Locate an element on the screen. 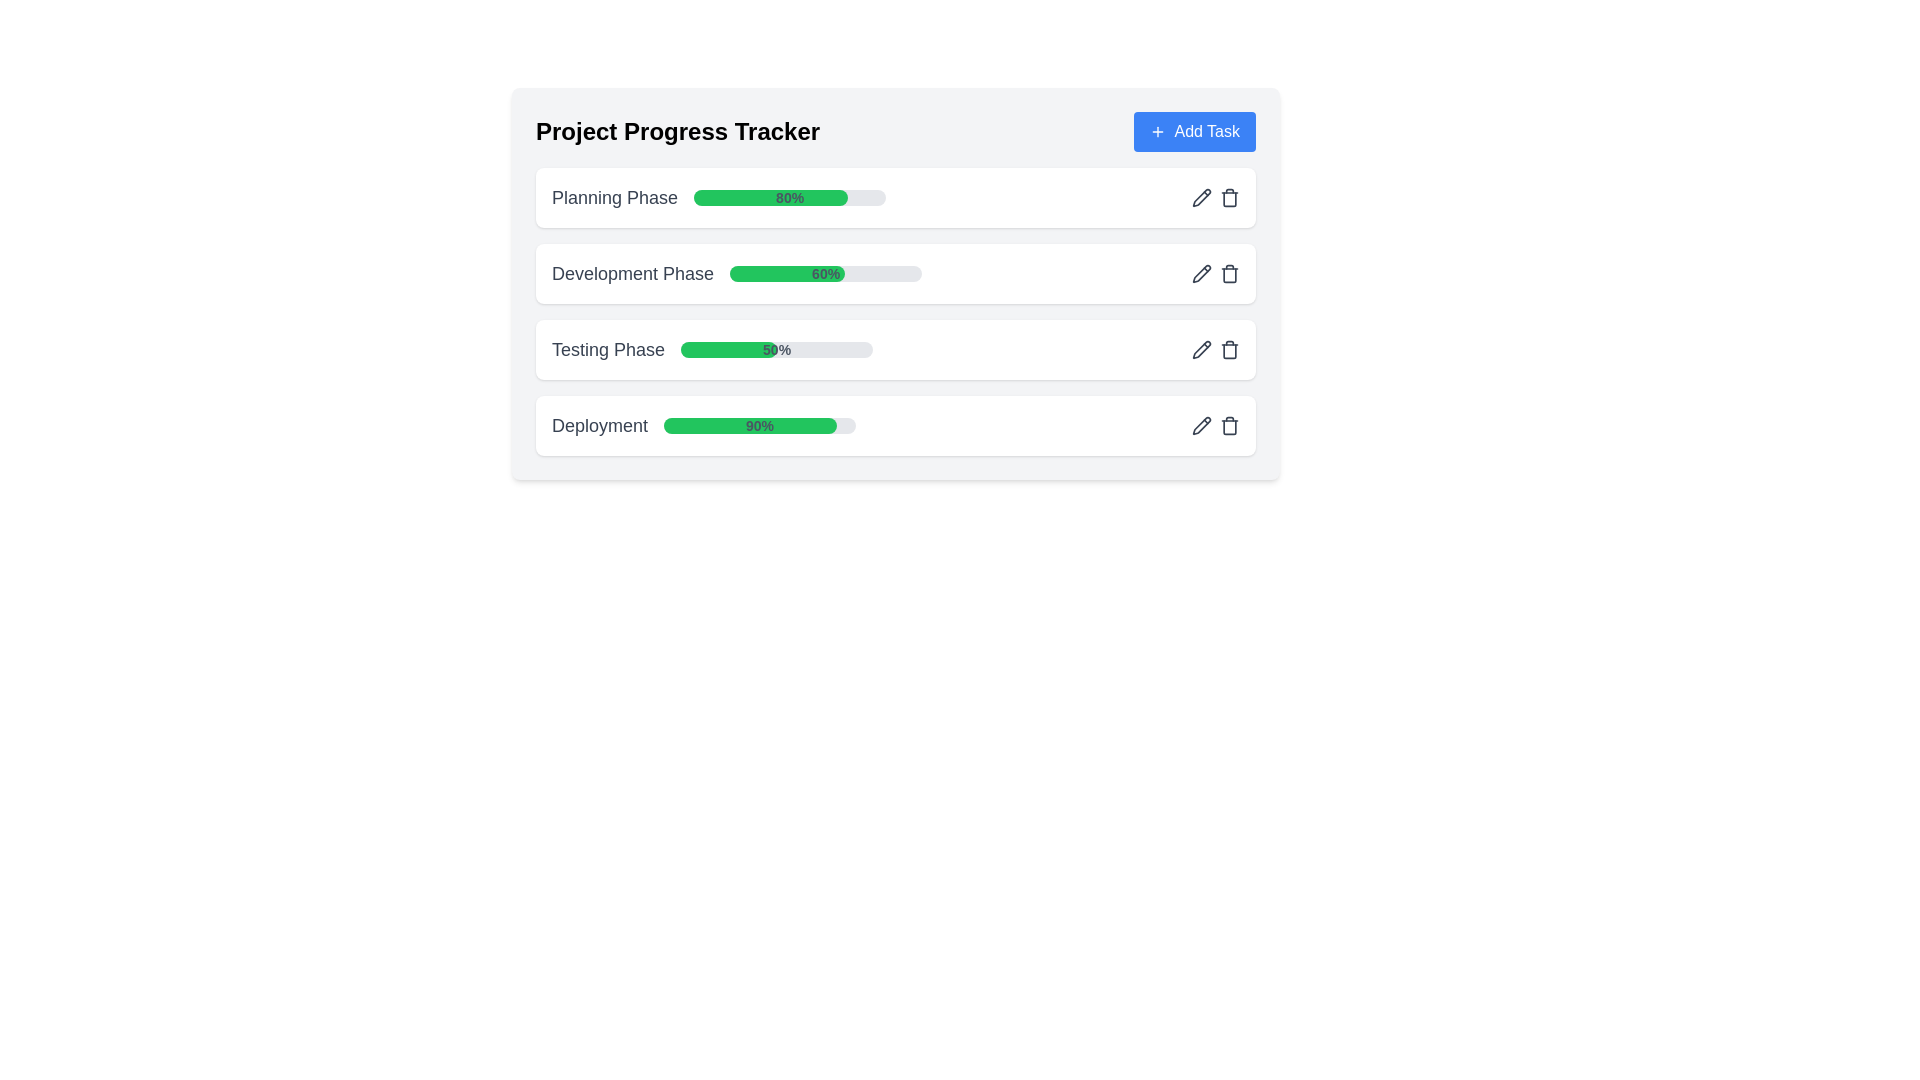  the filled segment of the progress bar indicating 90% completion in the 'Deployment' row of the progress tracker layout is located at coordinates (749, 424).